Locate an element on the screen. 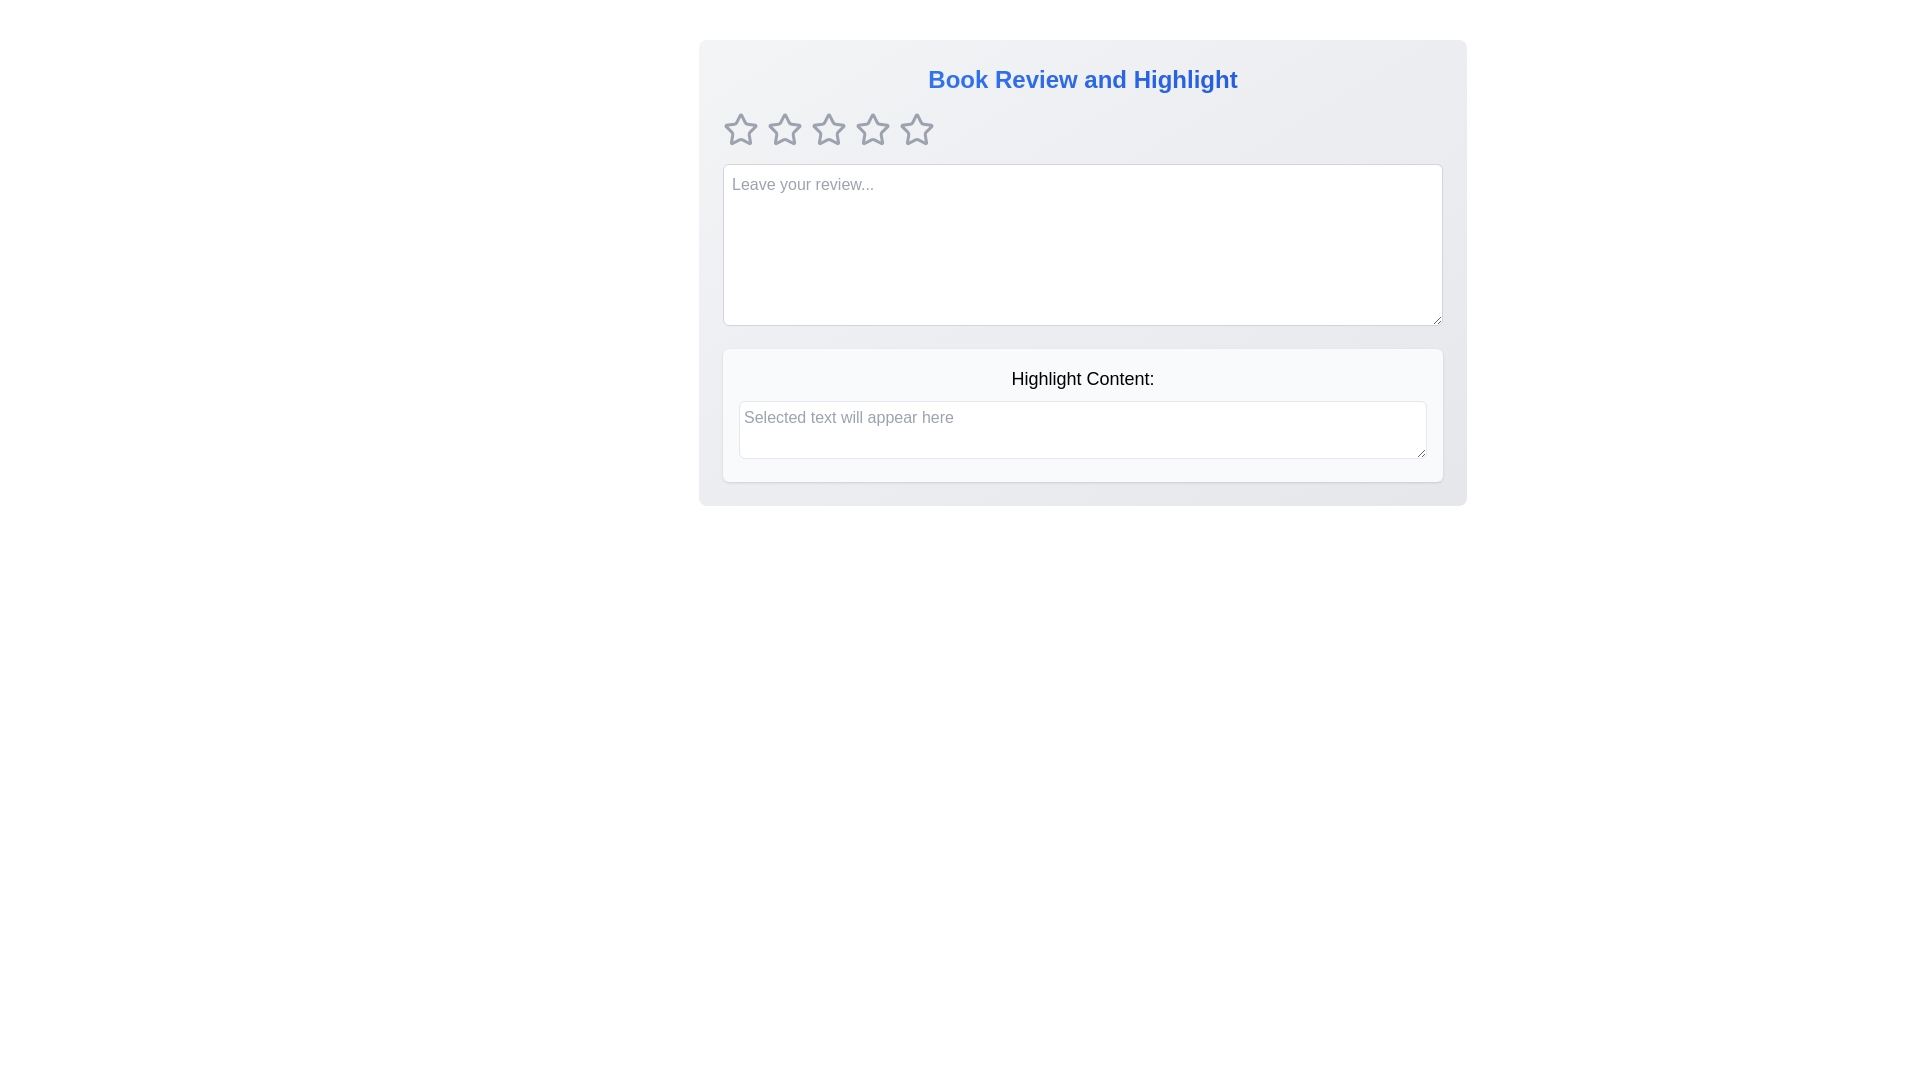 Image resolution: width=1920 pixels, height=1080 pixels. the rating to 2 stars by clicking on the corresponding star icon is located at coordinates (784, 130).